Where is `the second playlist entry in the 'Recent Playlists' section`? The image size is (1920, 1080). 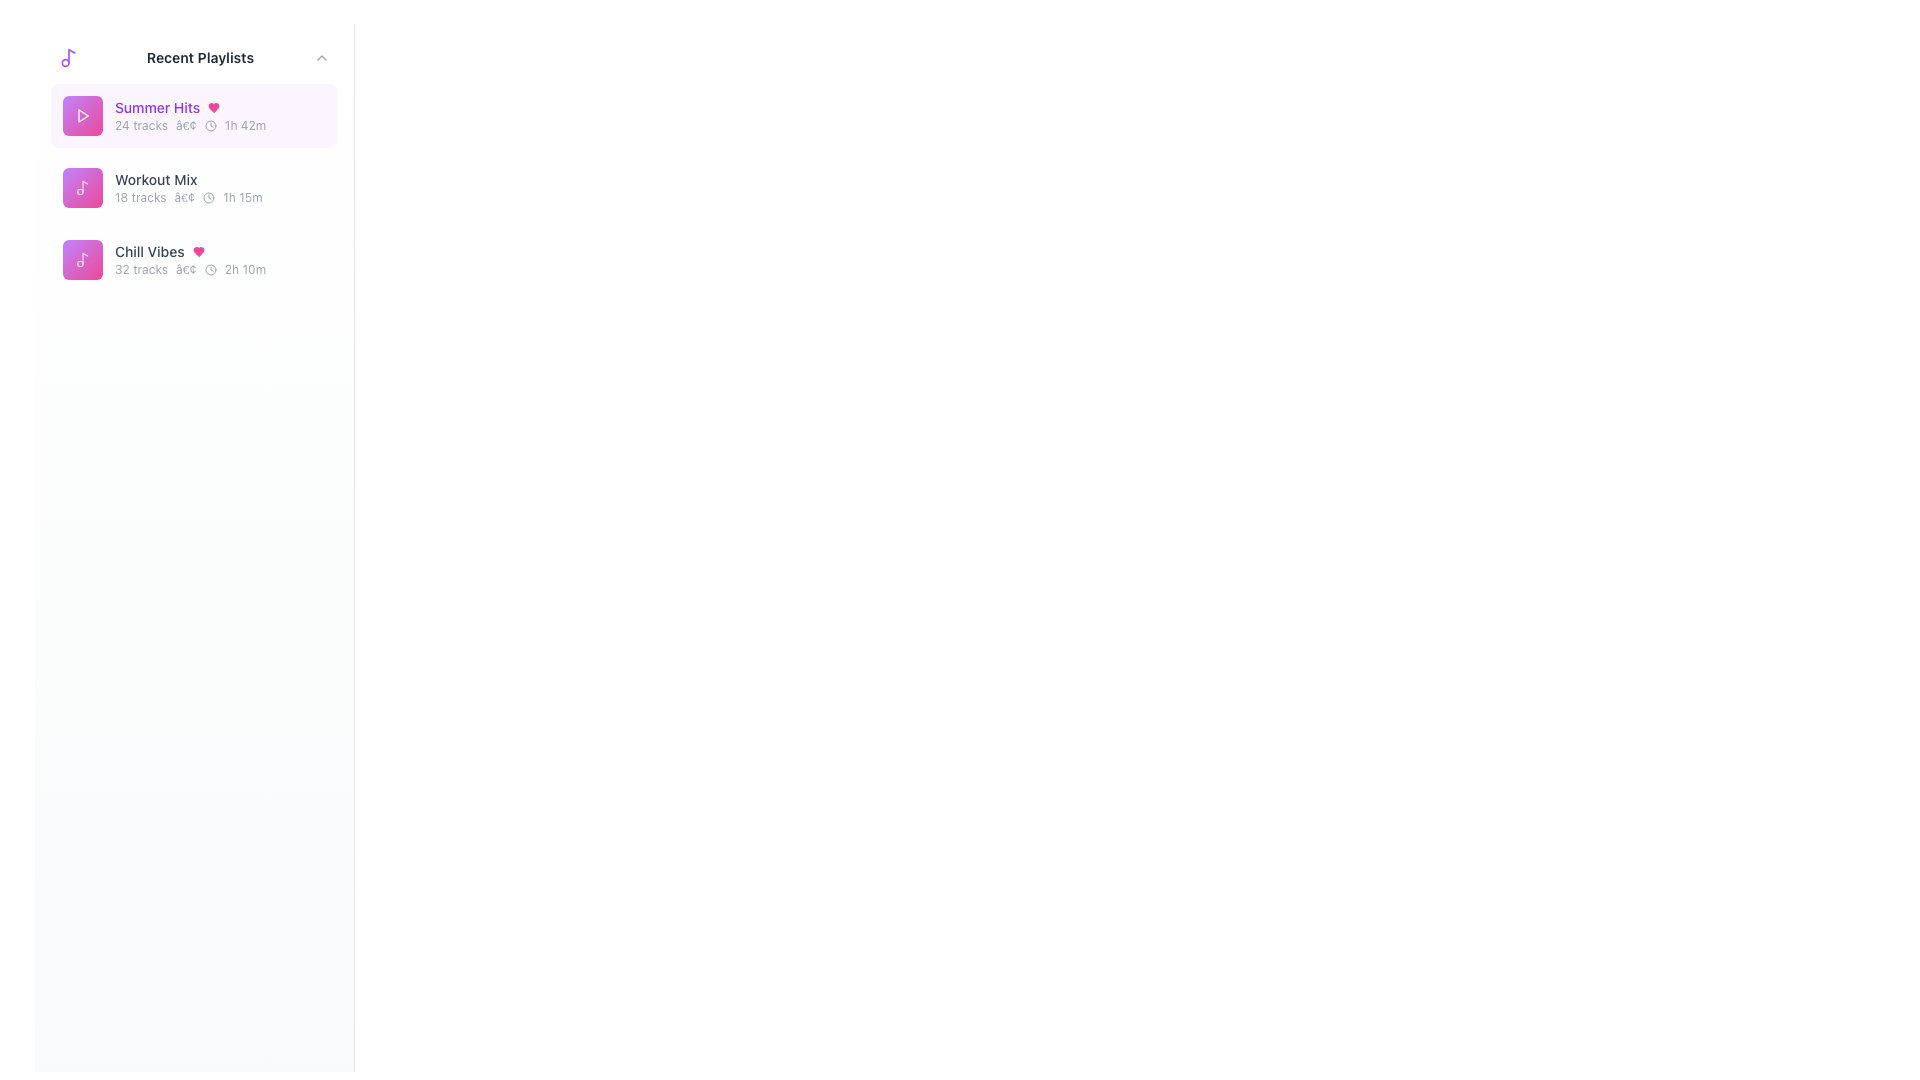 the second playlist entry in the 'Recent Playlists' section is located at coordinates (194, 188).